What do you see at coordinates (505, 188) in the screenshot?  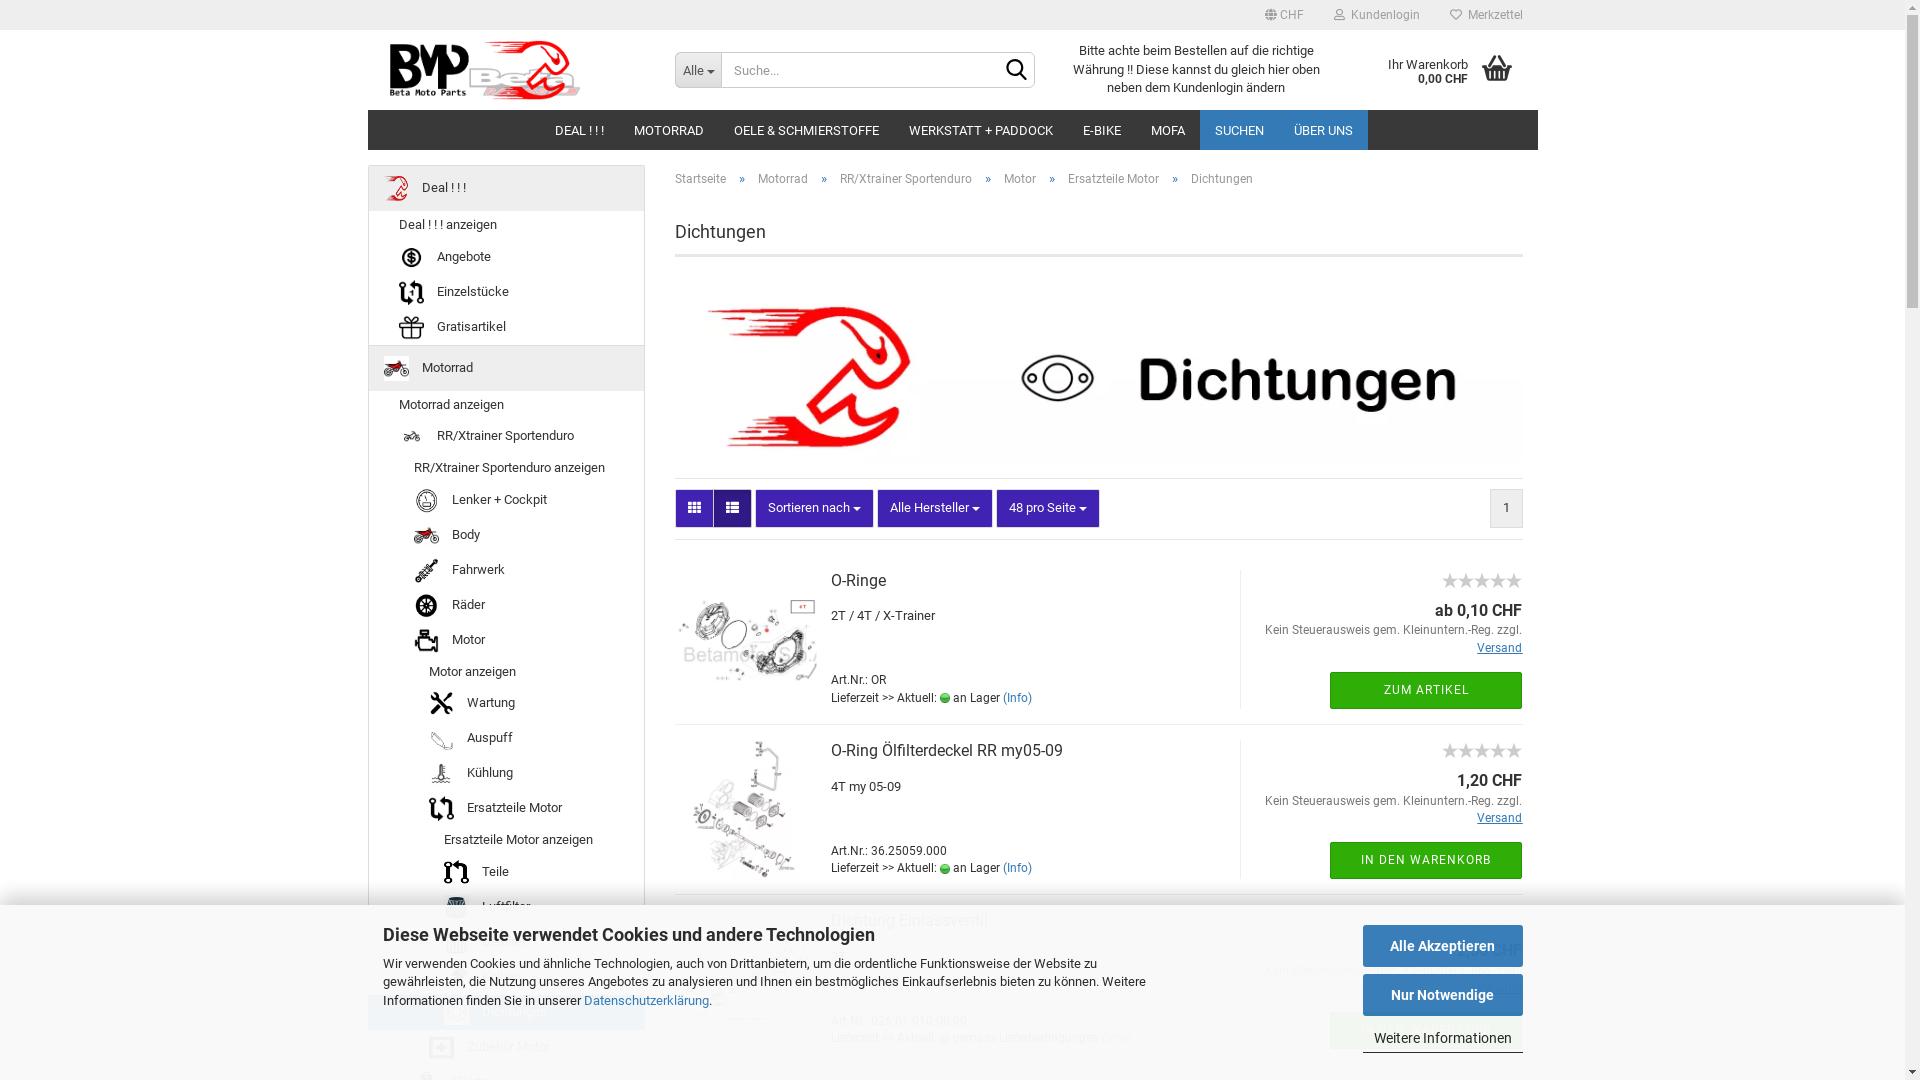 I see `'Deal ! ! !'` at bounding box center [505, 188].